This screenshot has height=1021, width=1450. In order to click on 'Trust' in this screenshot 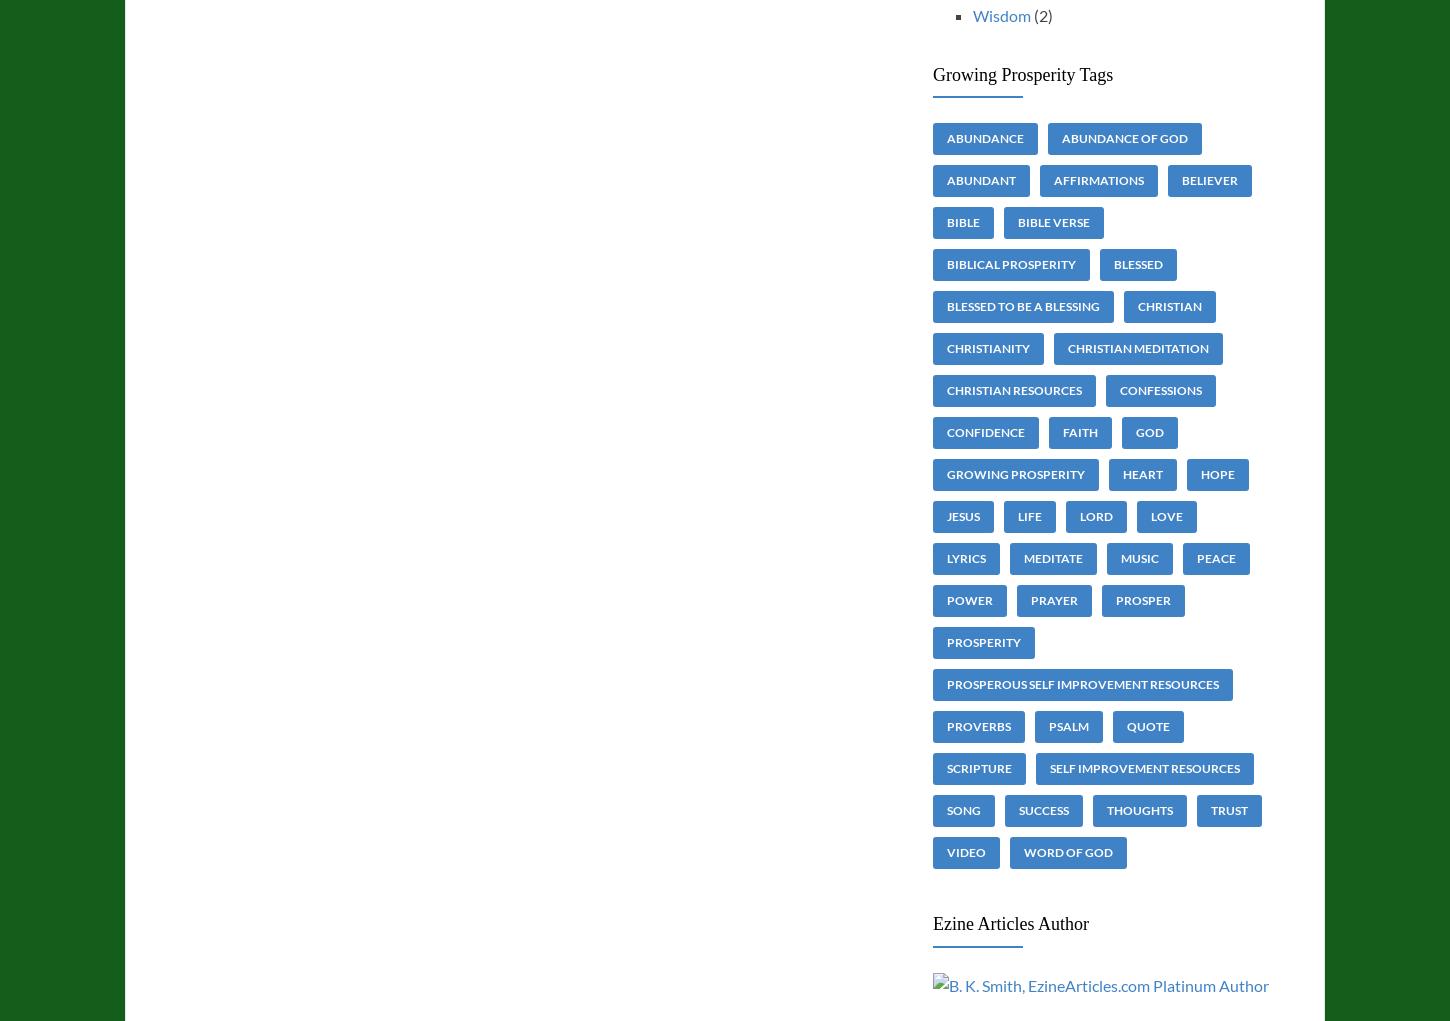, I will do `click(1228, 809)`.